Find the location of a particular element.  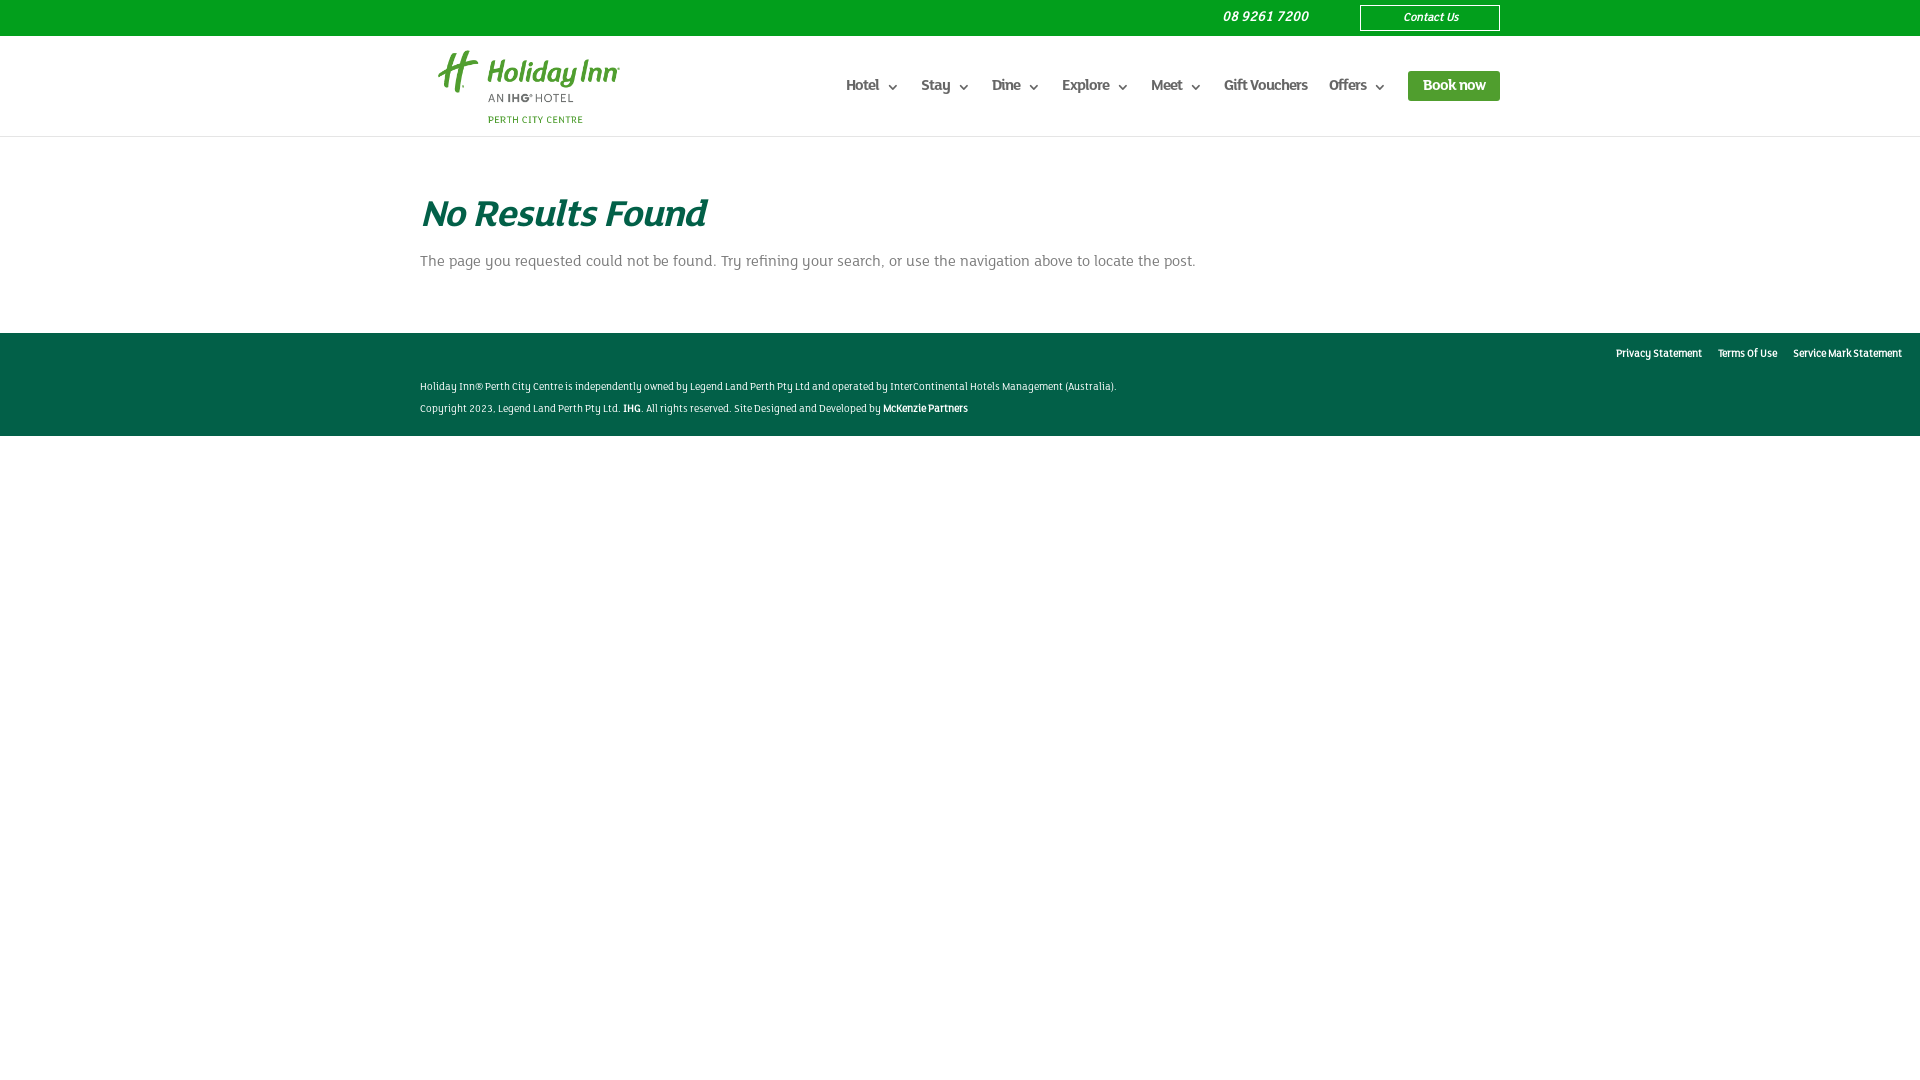

'08 9261 7200' is located at coordinates (1264, 18).